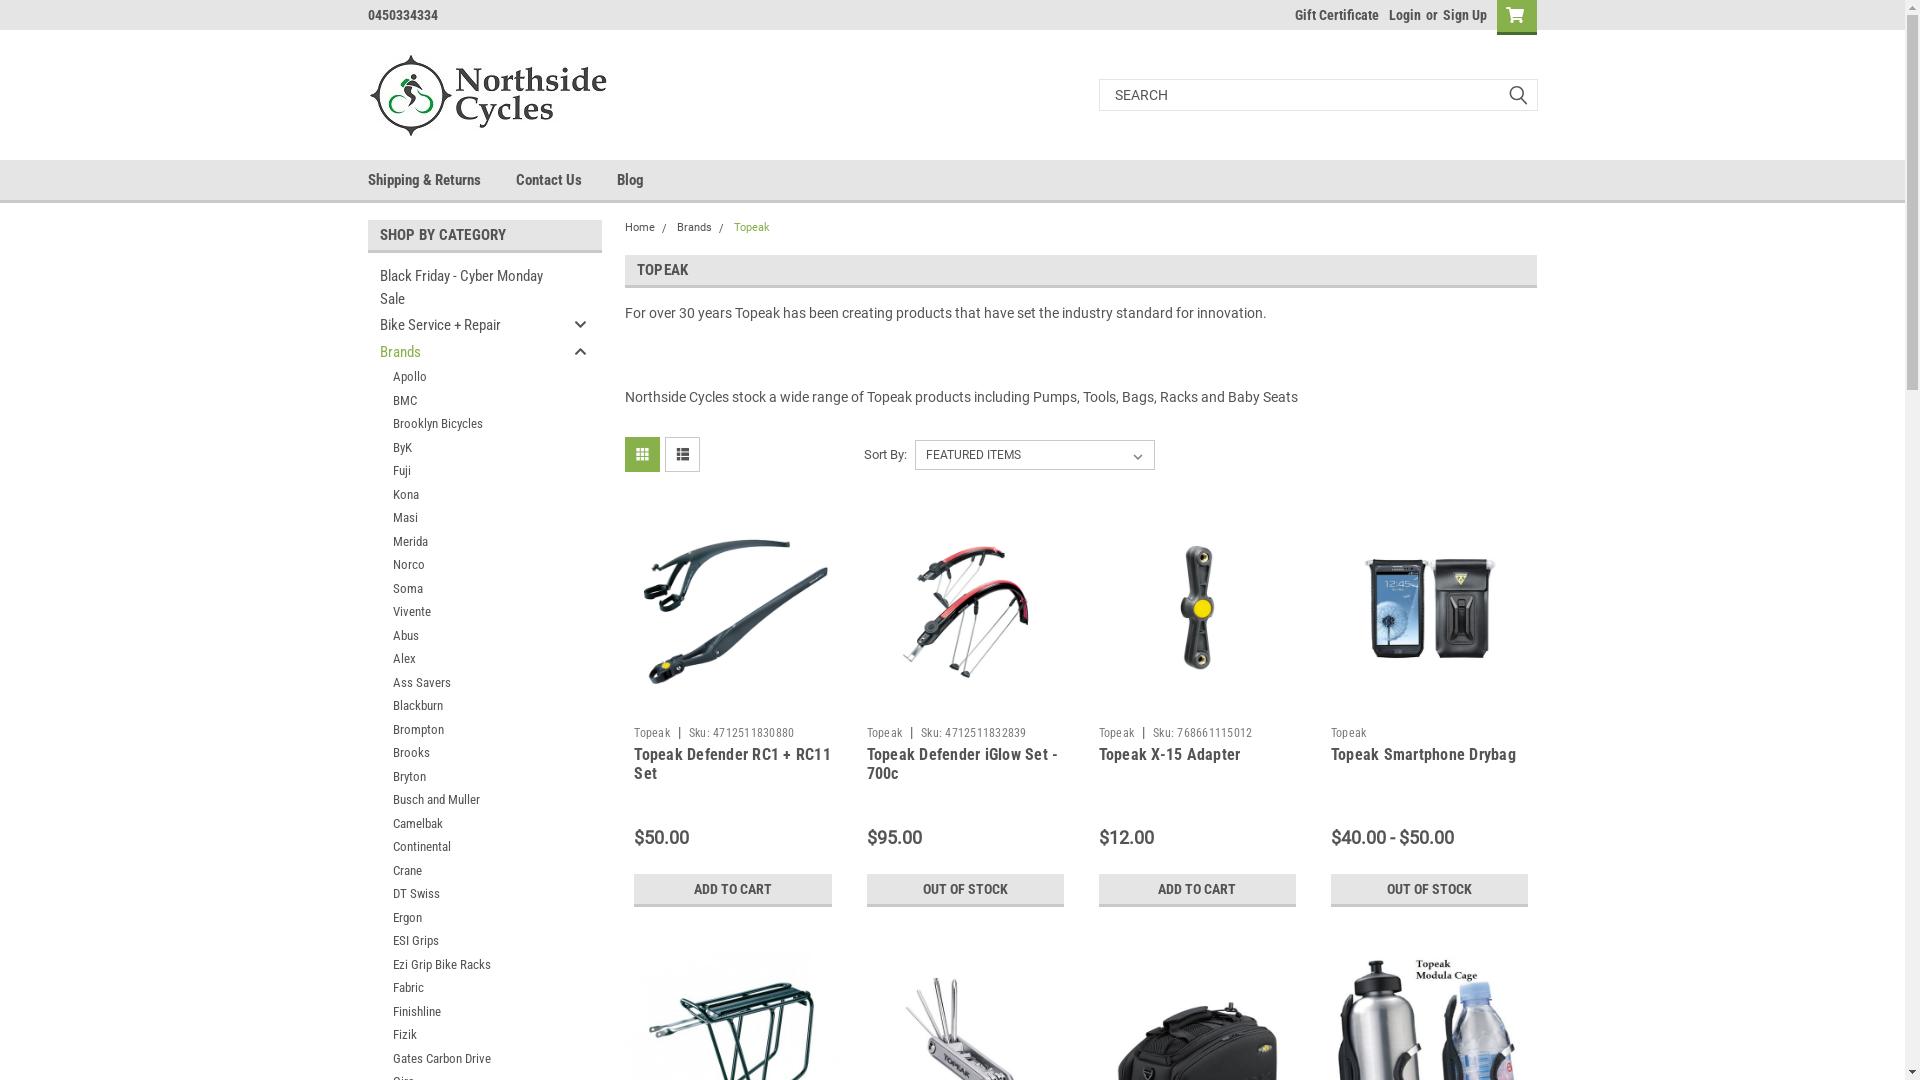 This screenshot has width=1920, height=1080. What do you see at coordinates (731, 764) in the screenshot?
I see `'Topeak Defender RC1 + RC11 Set'` at bounding box center [731, 764].